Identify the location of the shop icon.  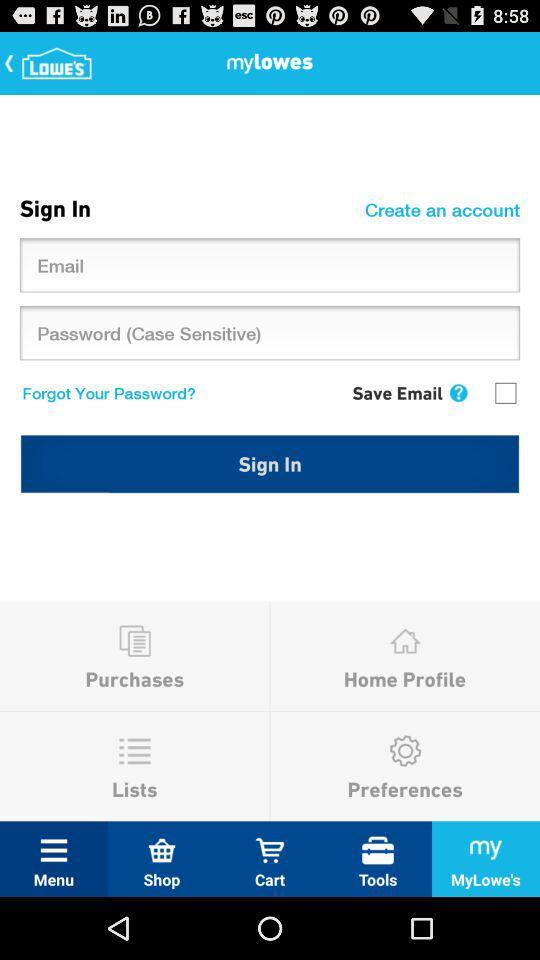
(161, 849).